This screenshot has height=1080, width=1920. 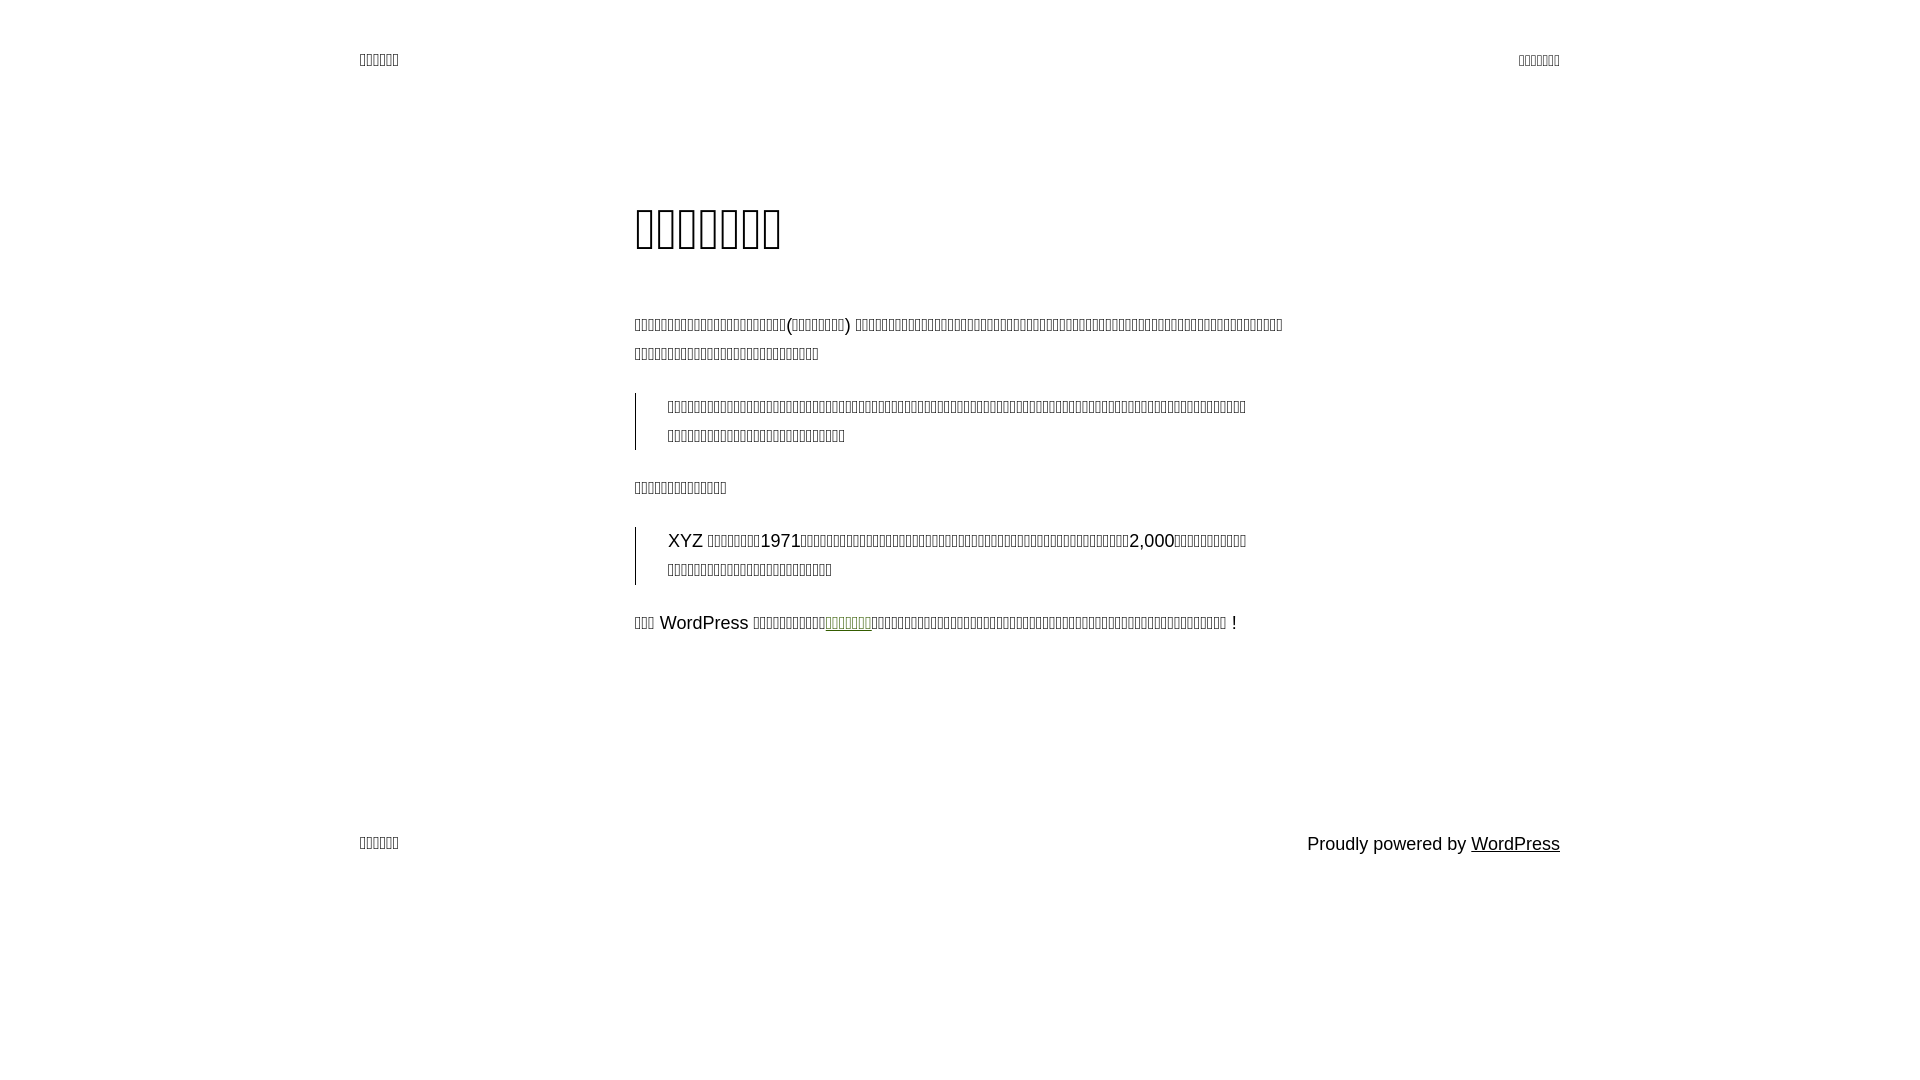 What do you see at coordinates (1515, 844) in the screenshot?
I see `'WordPress'` at bounding box center [1515, 844].